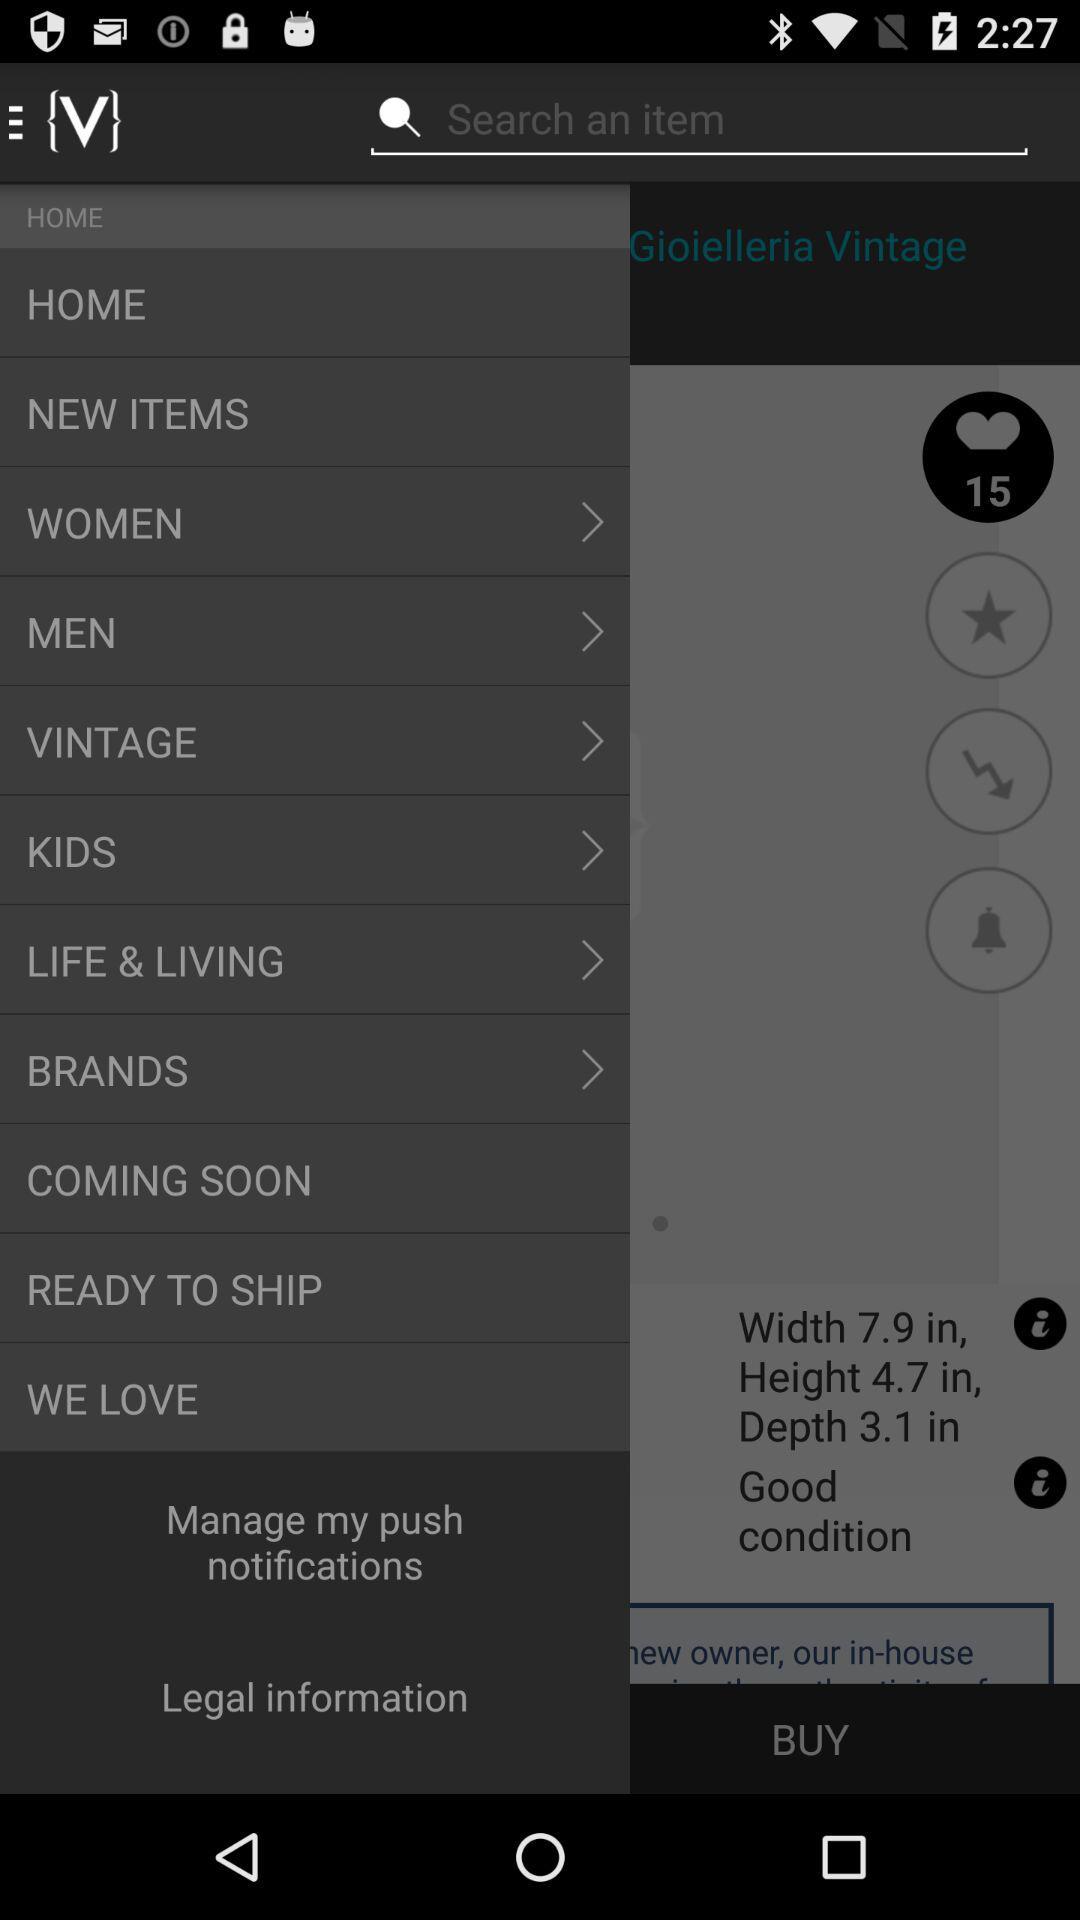 The image size is (1080, 1920). Describe the element at coordinates (987, 657) in the screenshot. I see `the star icon` at that location.